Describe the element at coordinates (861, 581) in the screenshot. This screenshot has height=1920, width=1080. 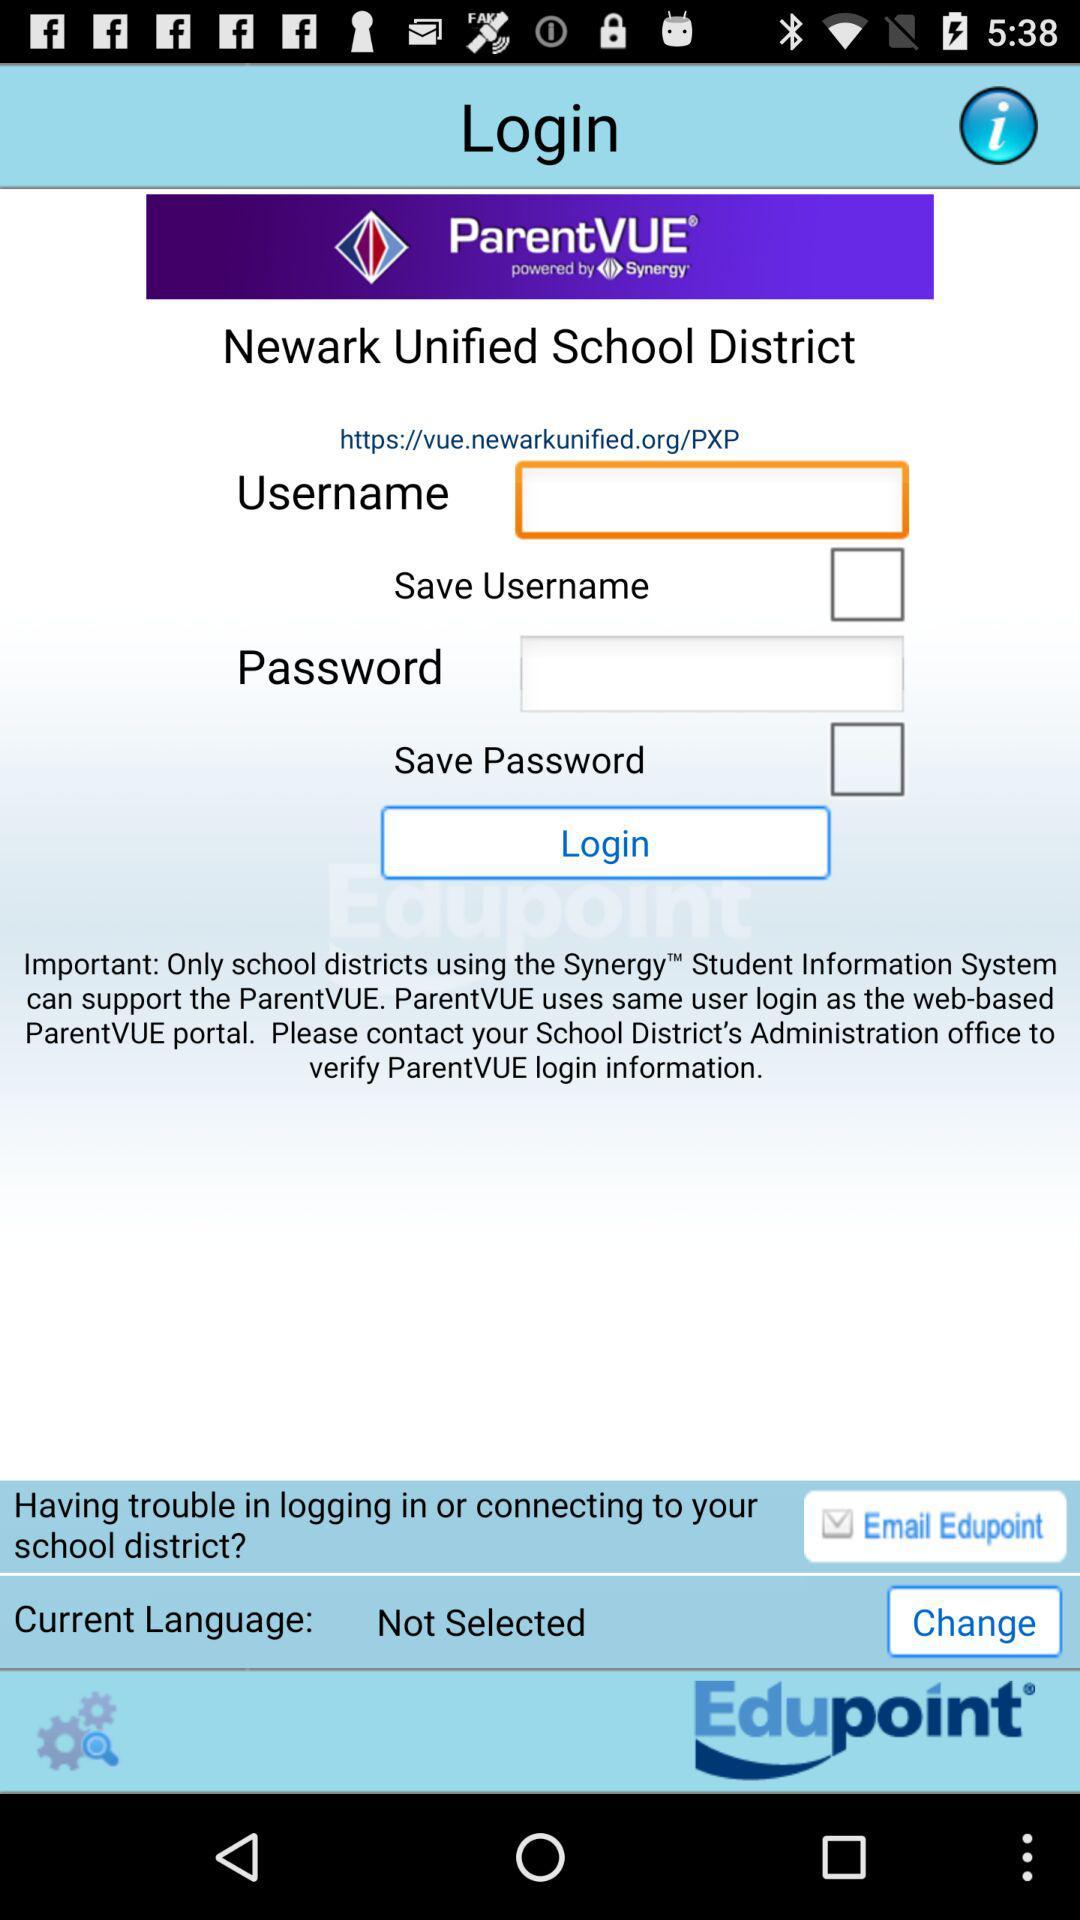
I see `username checkbox` at that location.